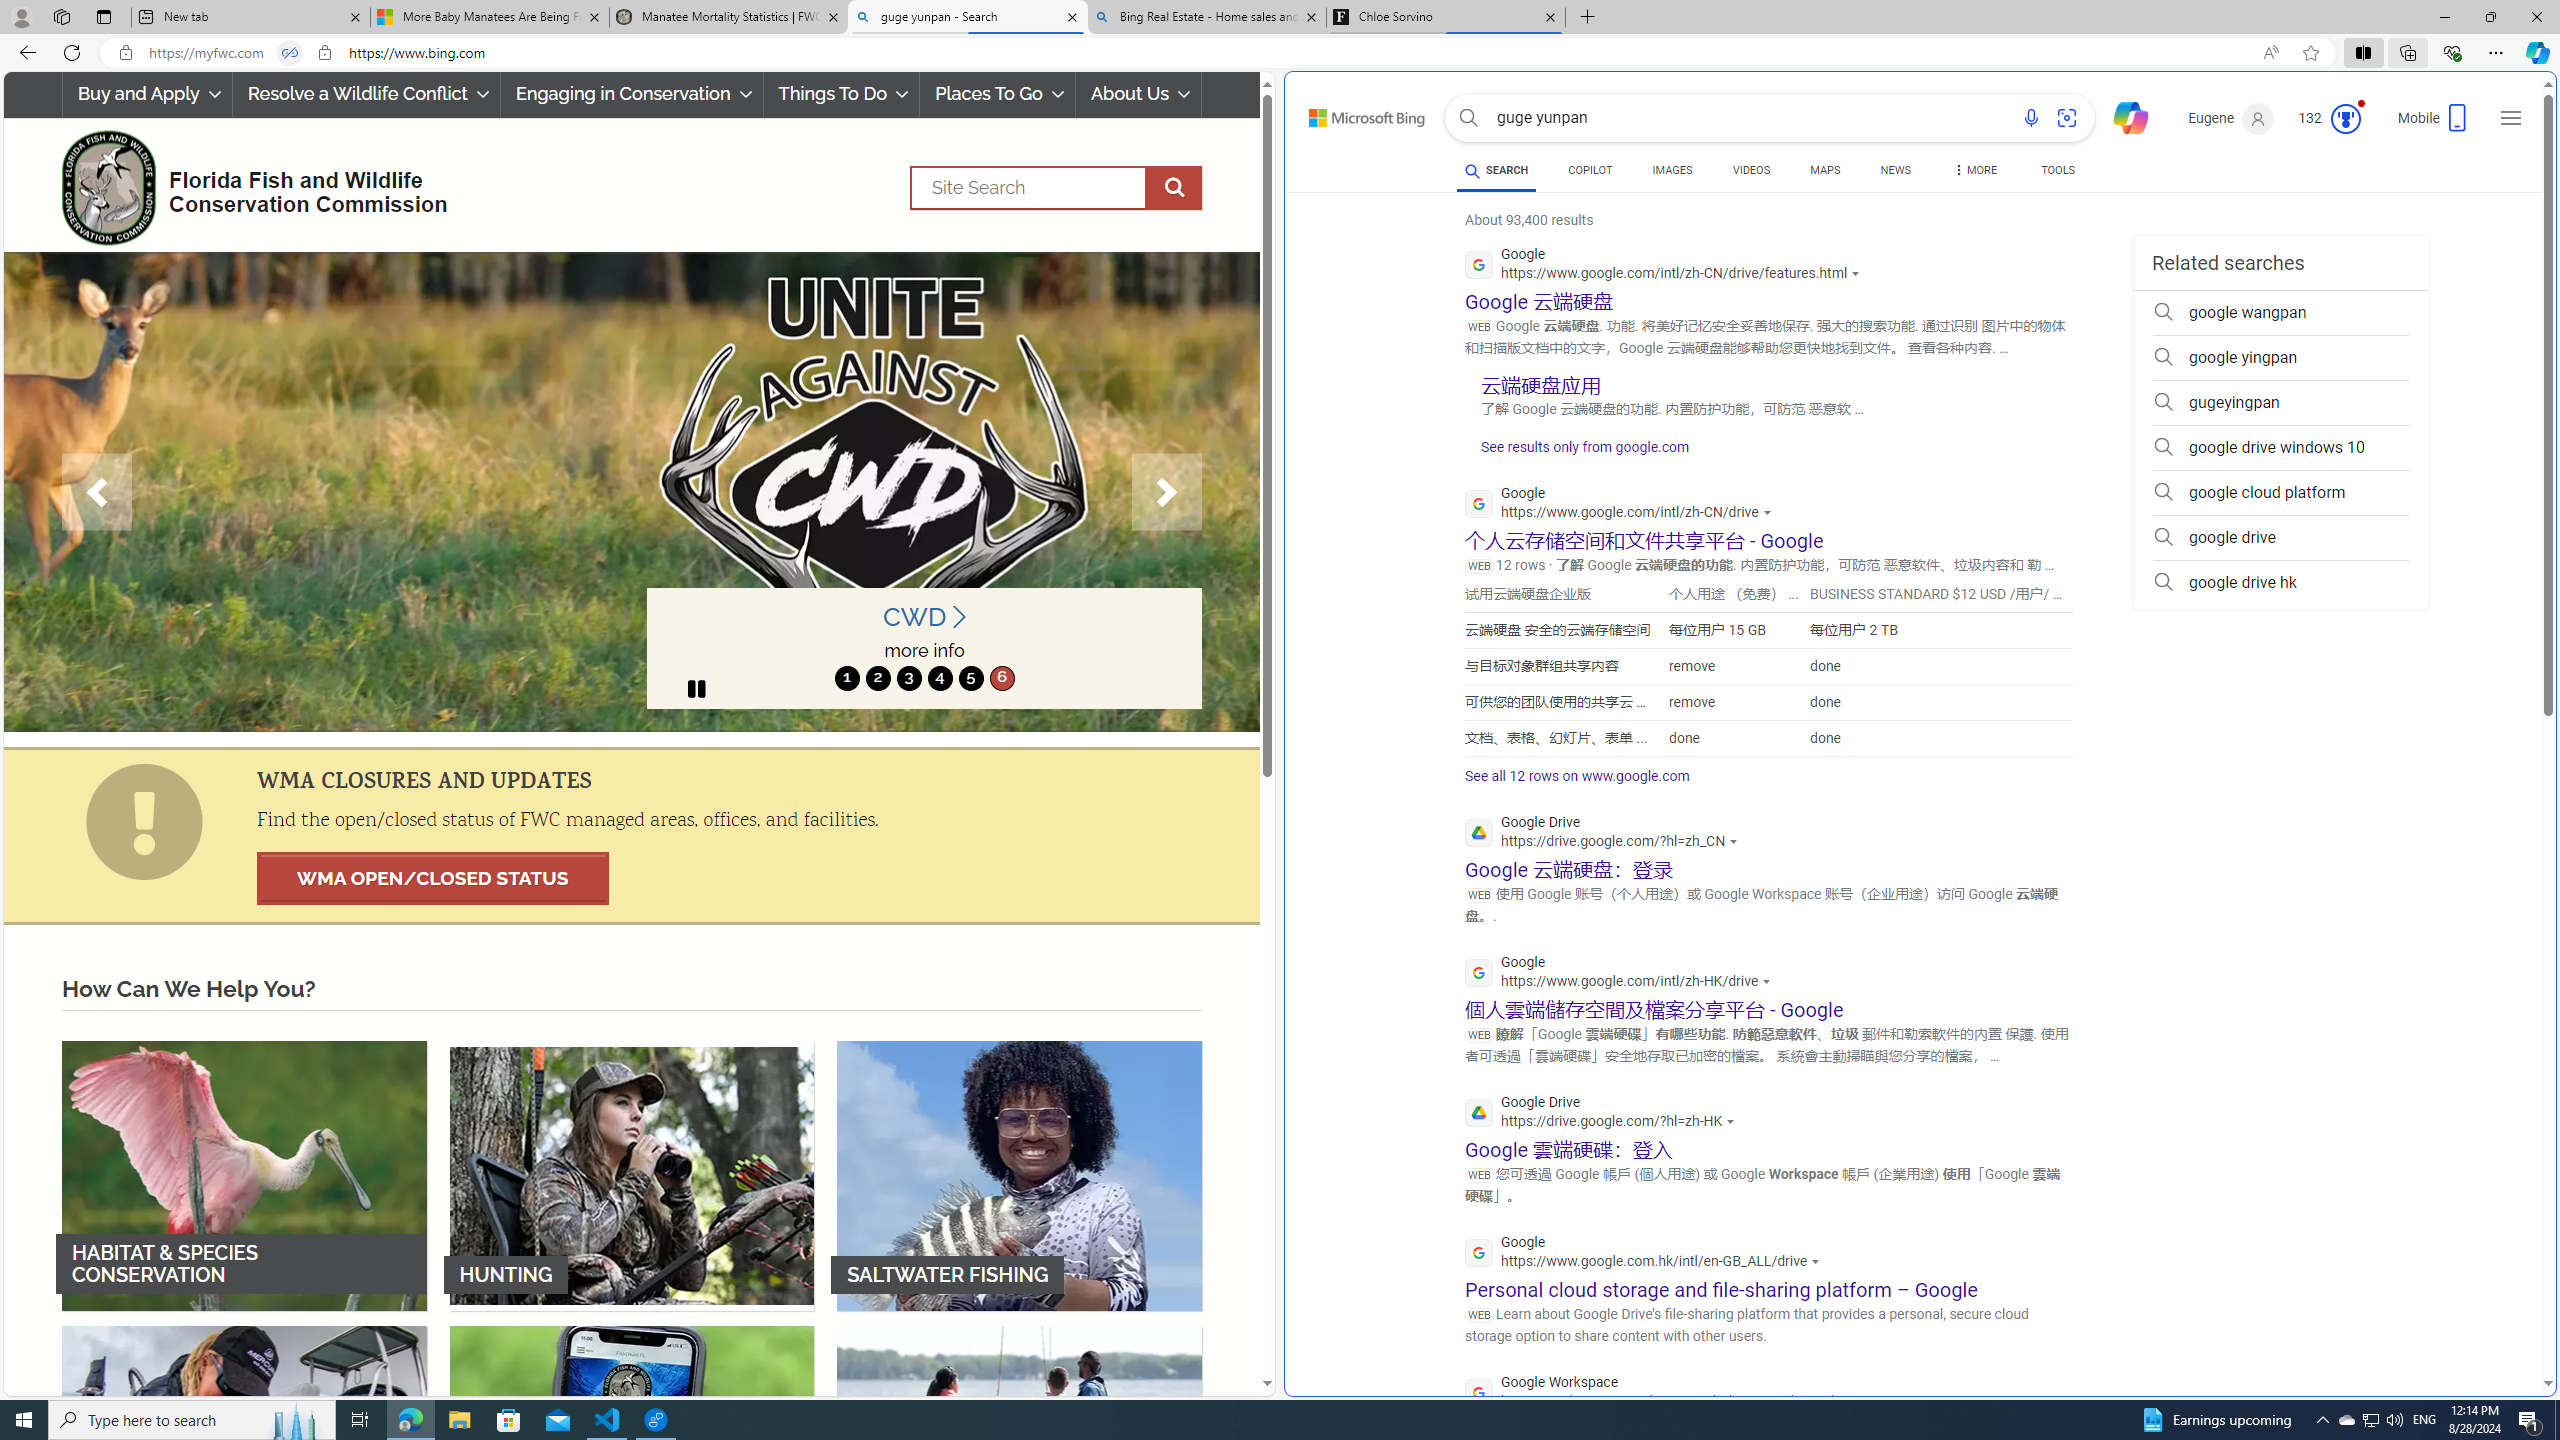  I want to click on 'Restore', so click(2490, 16).